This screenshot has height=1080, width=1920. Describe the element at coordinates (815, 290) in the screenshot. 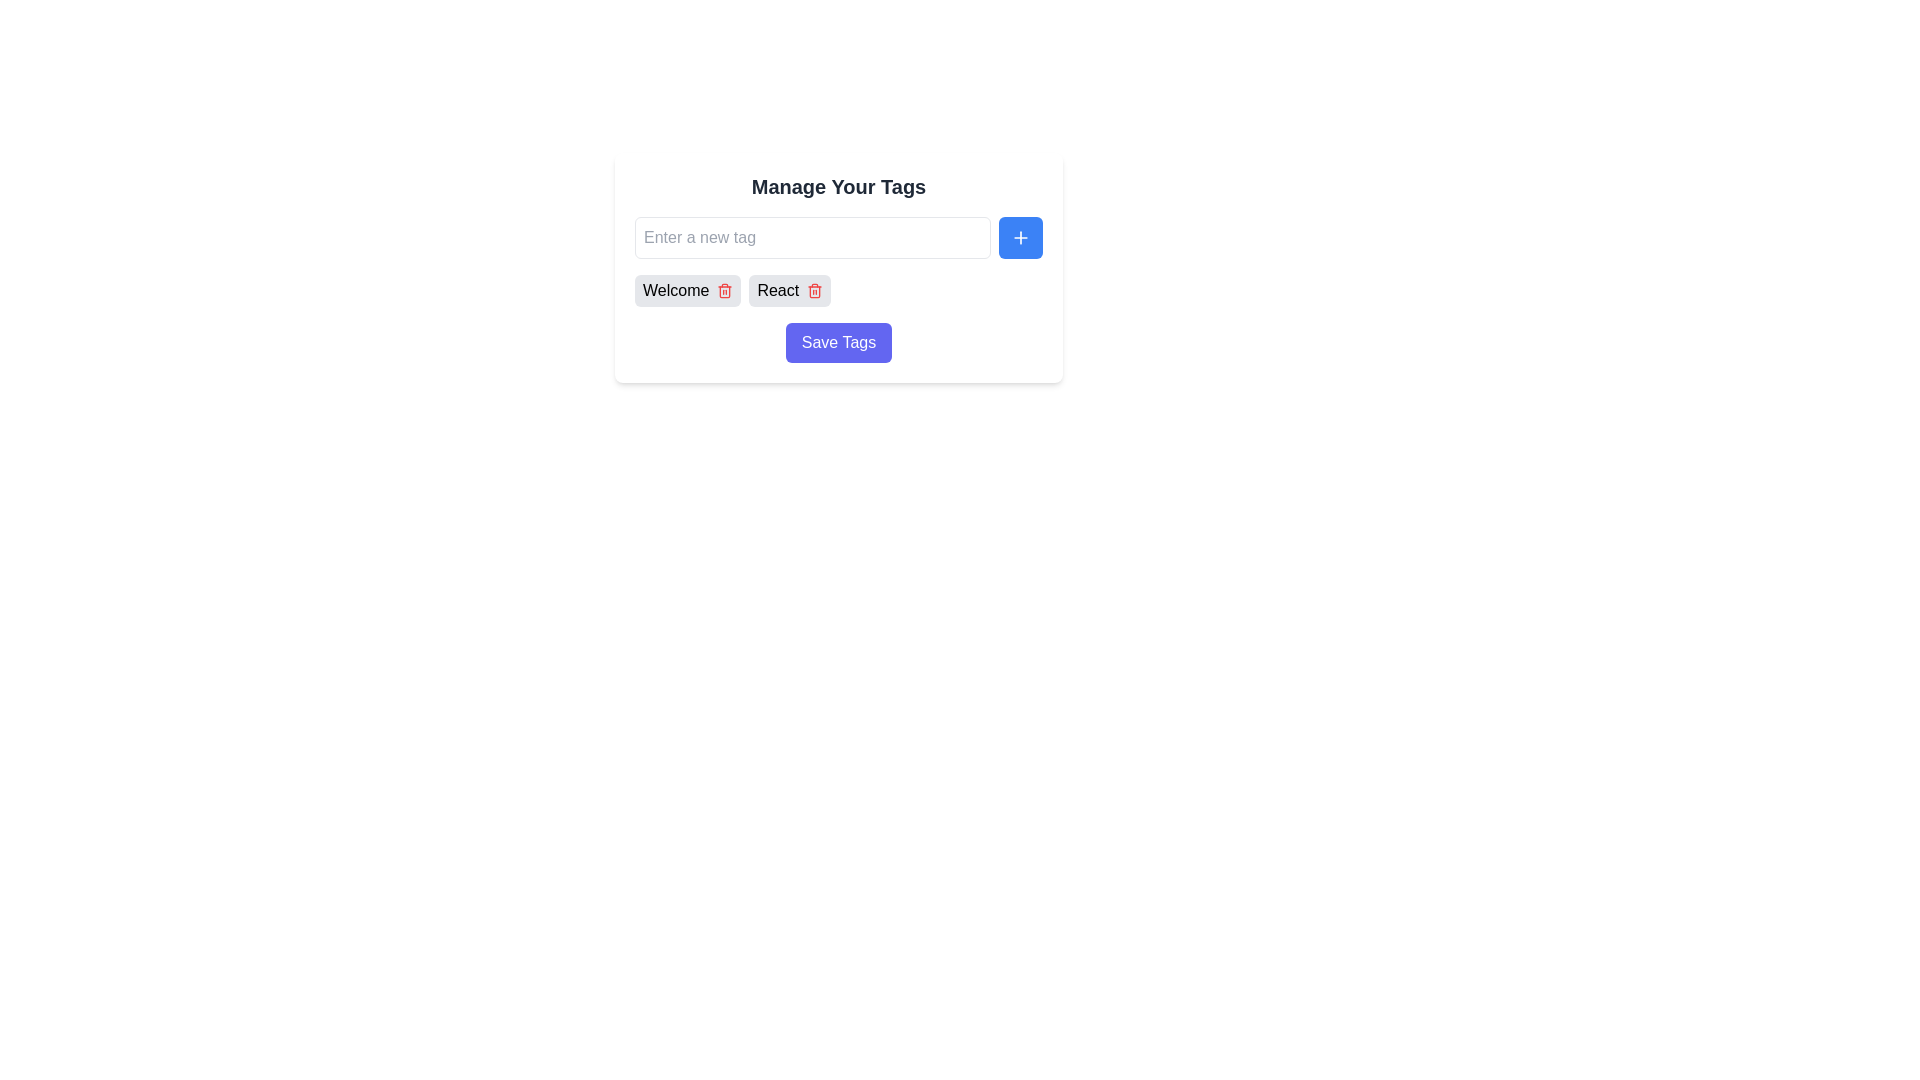

I see `the red trash can icon located to the right of the 'React' label` at that location.